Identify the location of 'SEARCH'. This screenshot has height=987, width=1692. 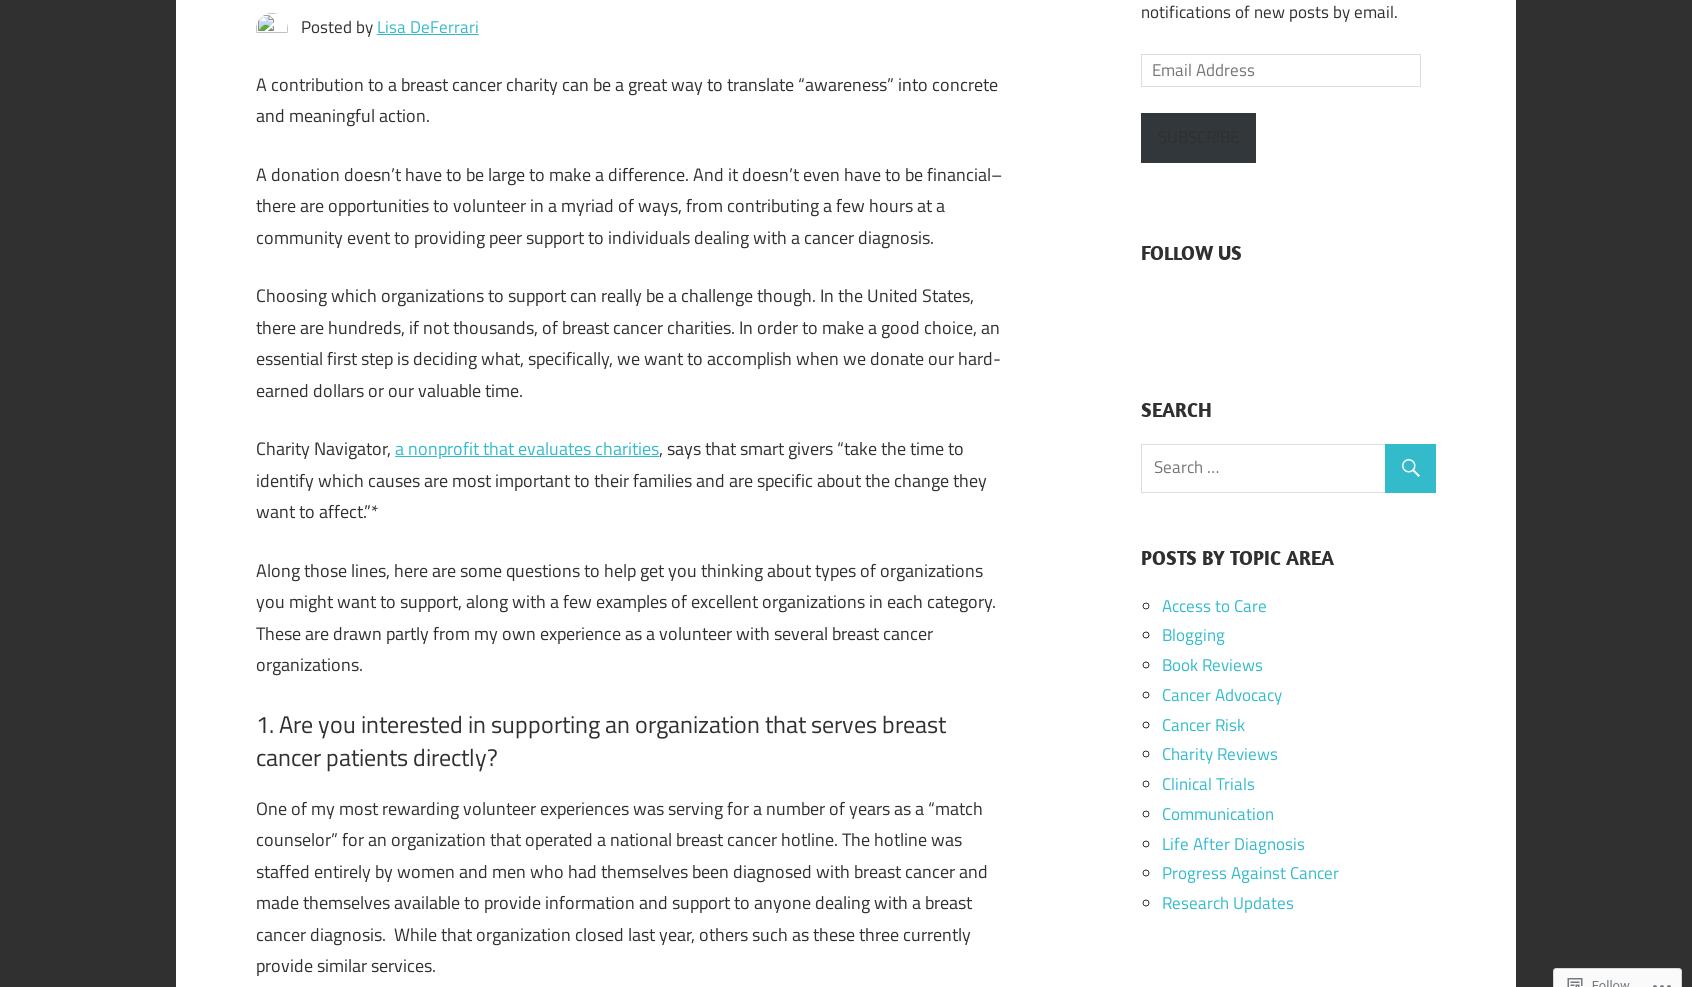
(1139, 408).